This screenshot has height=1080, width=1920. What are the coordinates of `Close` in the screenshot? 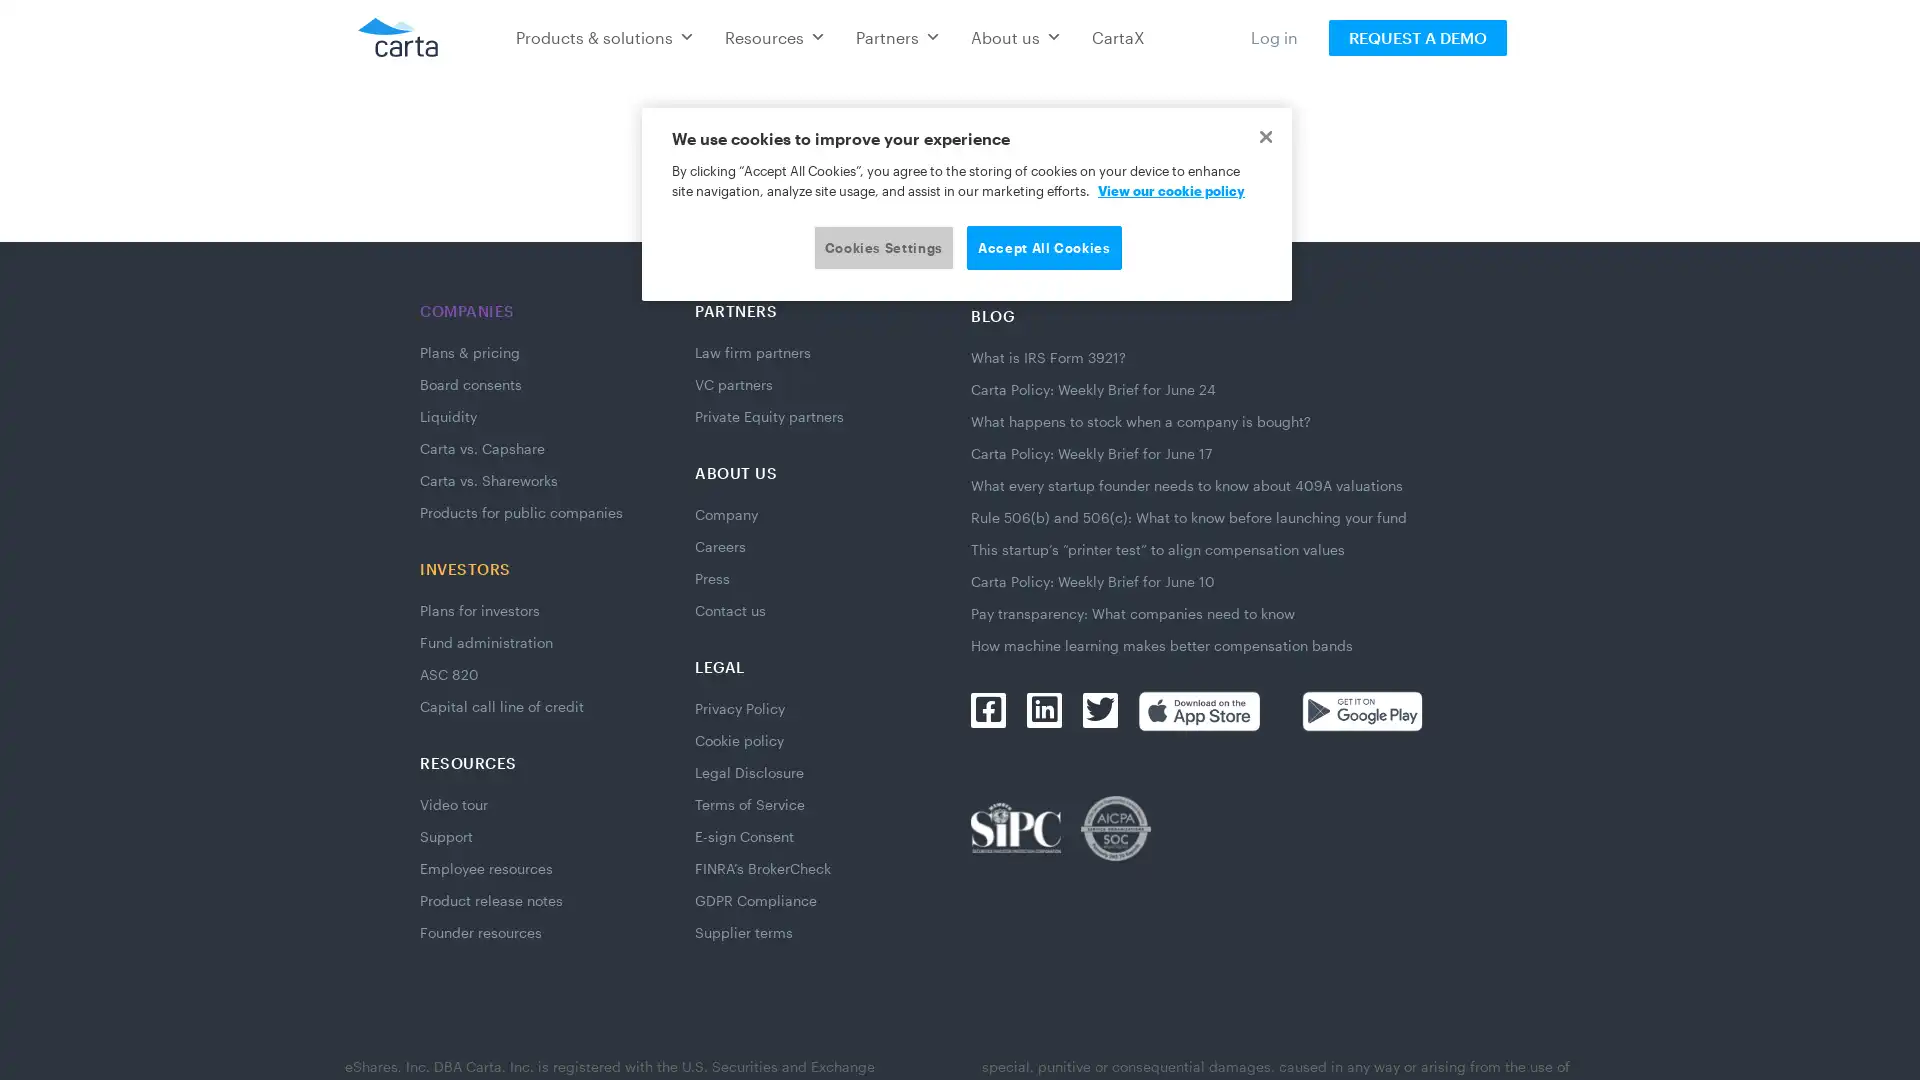 It's located at (1265, 136).